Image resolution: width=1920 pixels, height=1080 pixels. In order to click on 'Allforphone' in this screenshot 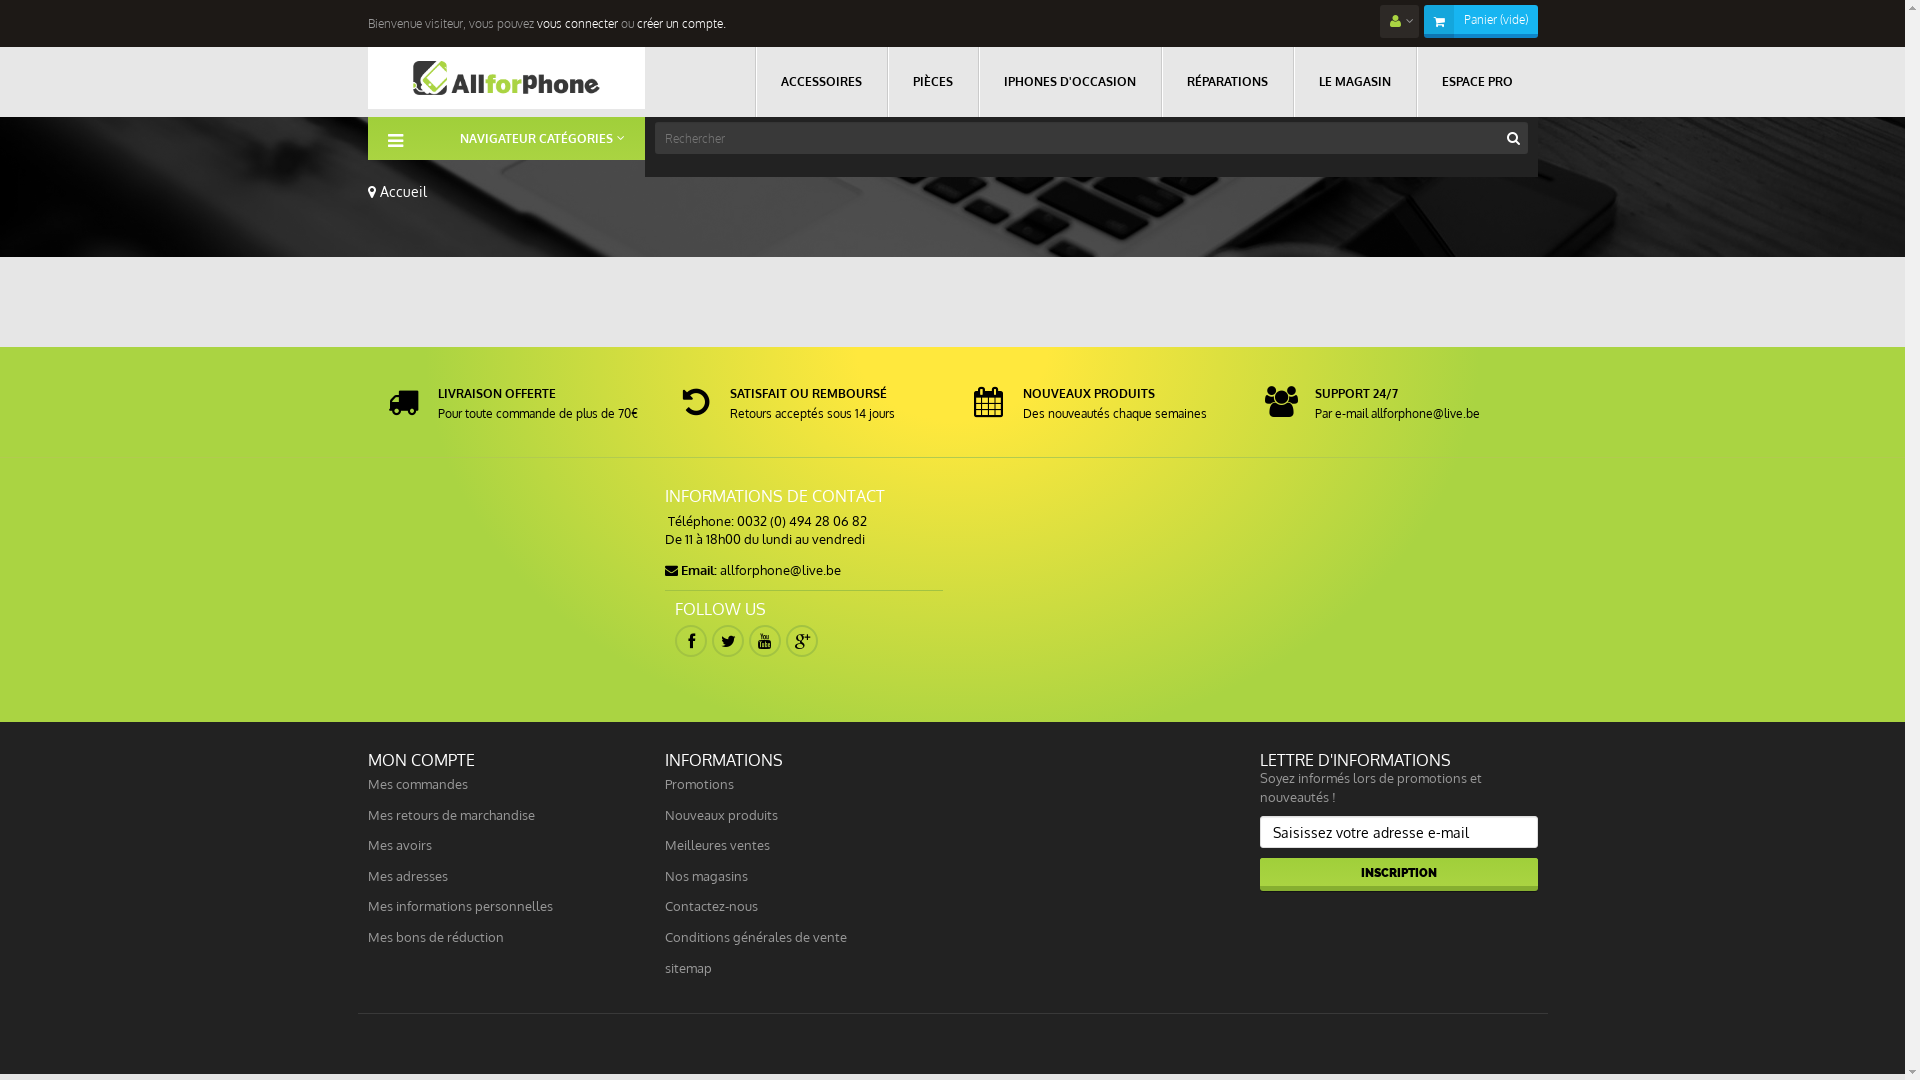, I will do `click(507, 76)`.